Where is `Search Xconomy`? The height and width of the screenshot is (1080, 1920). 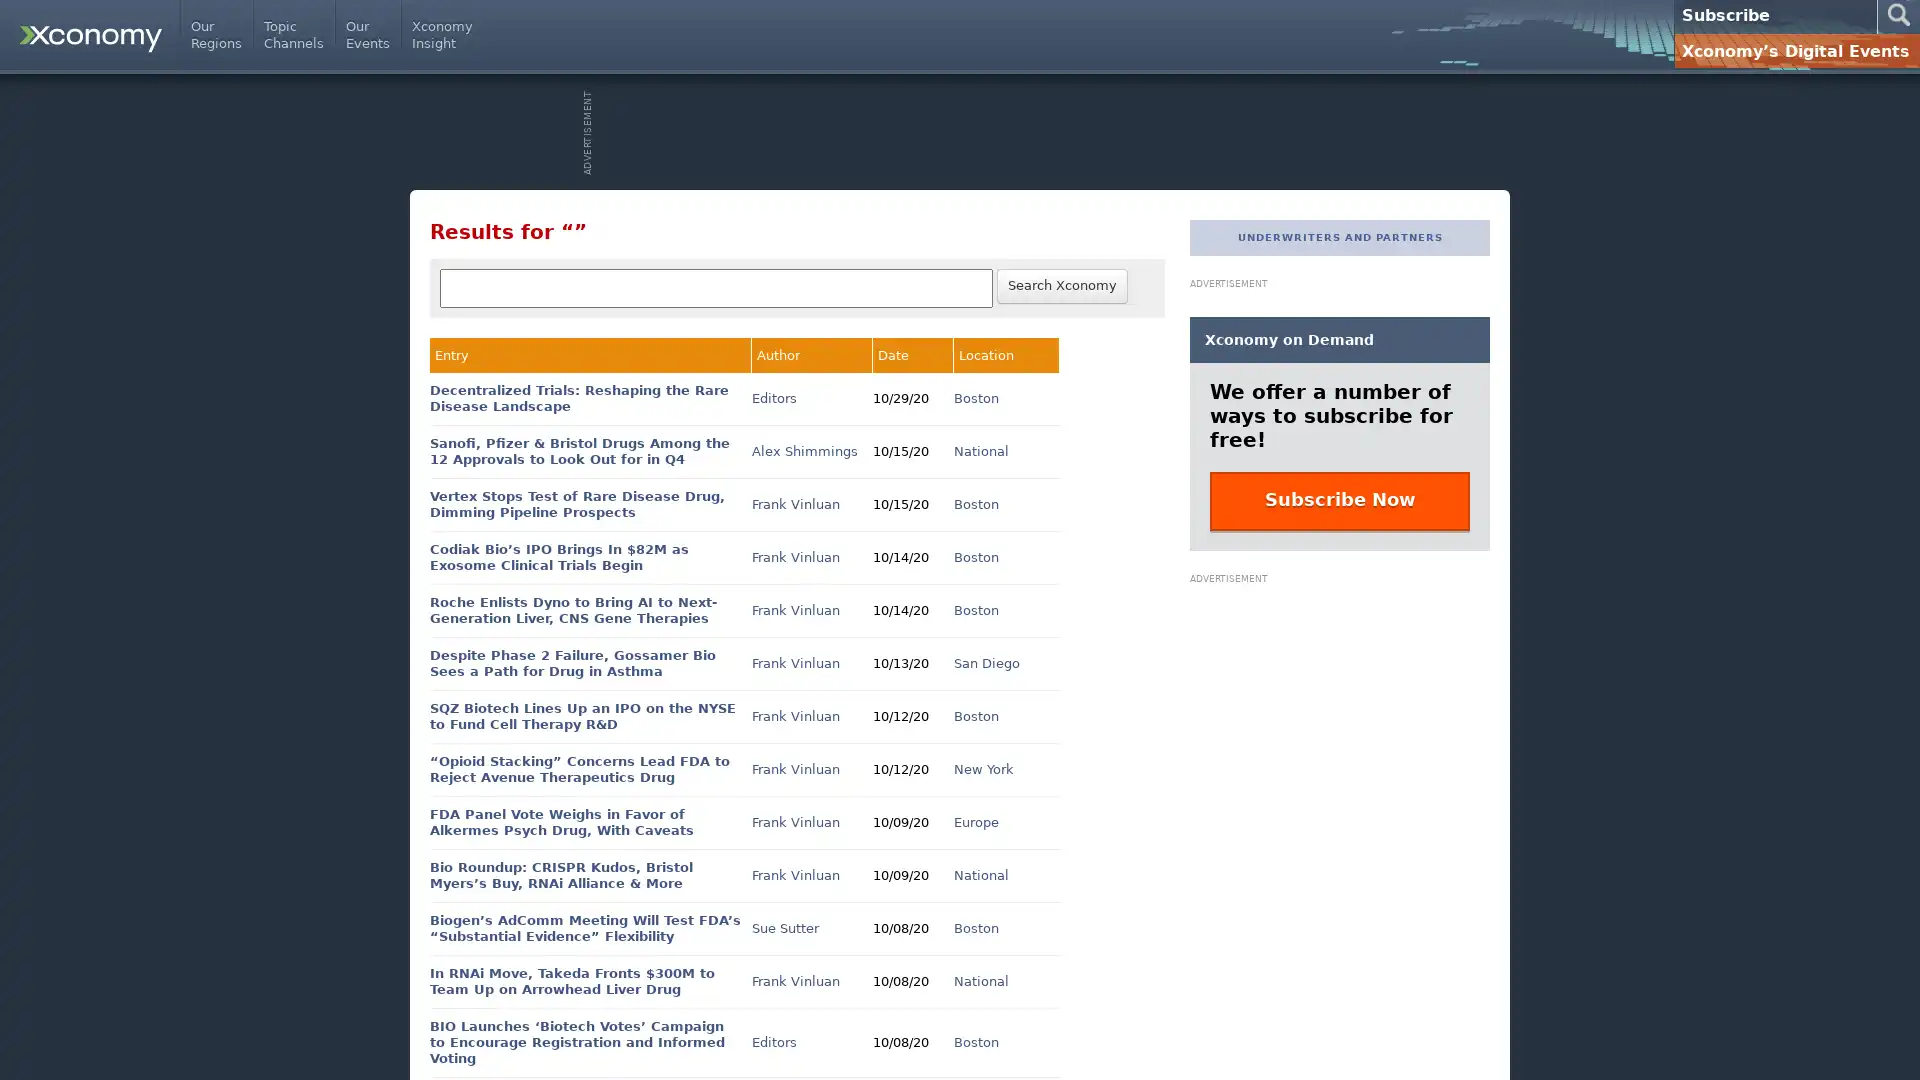 Search Xconomy is located at coordinates (1061, 286).